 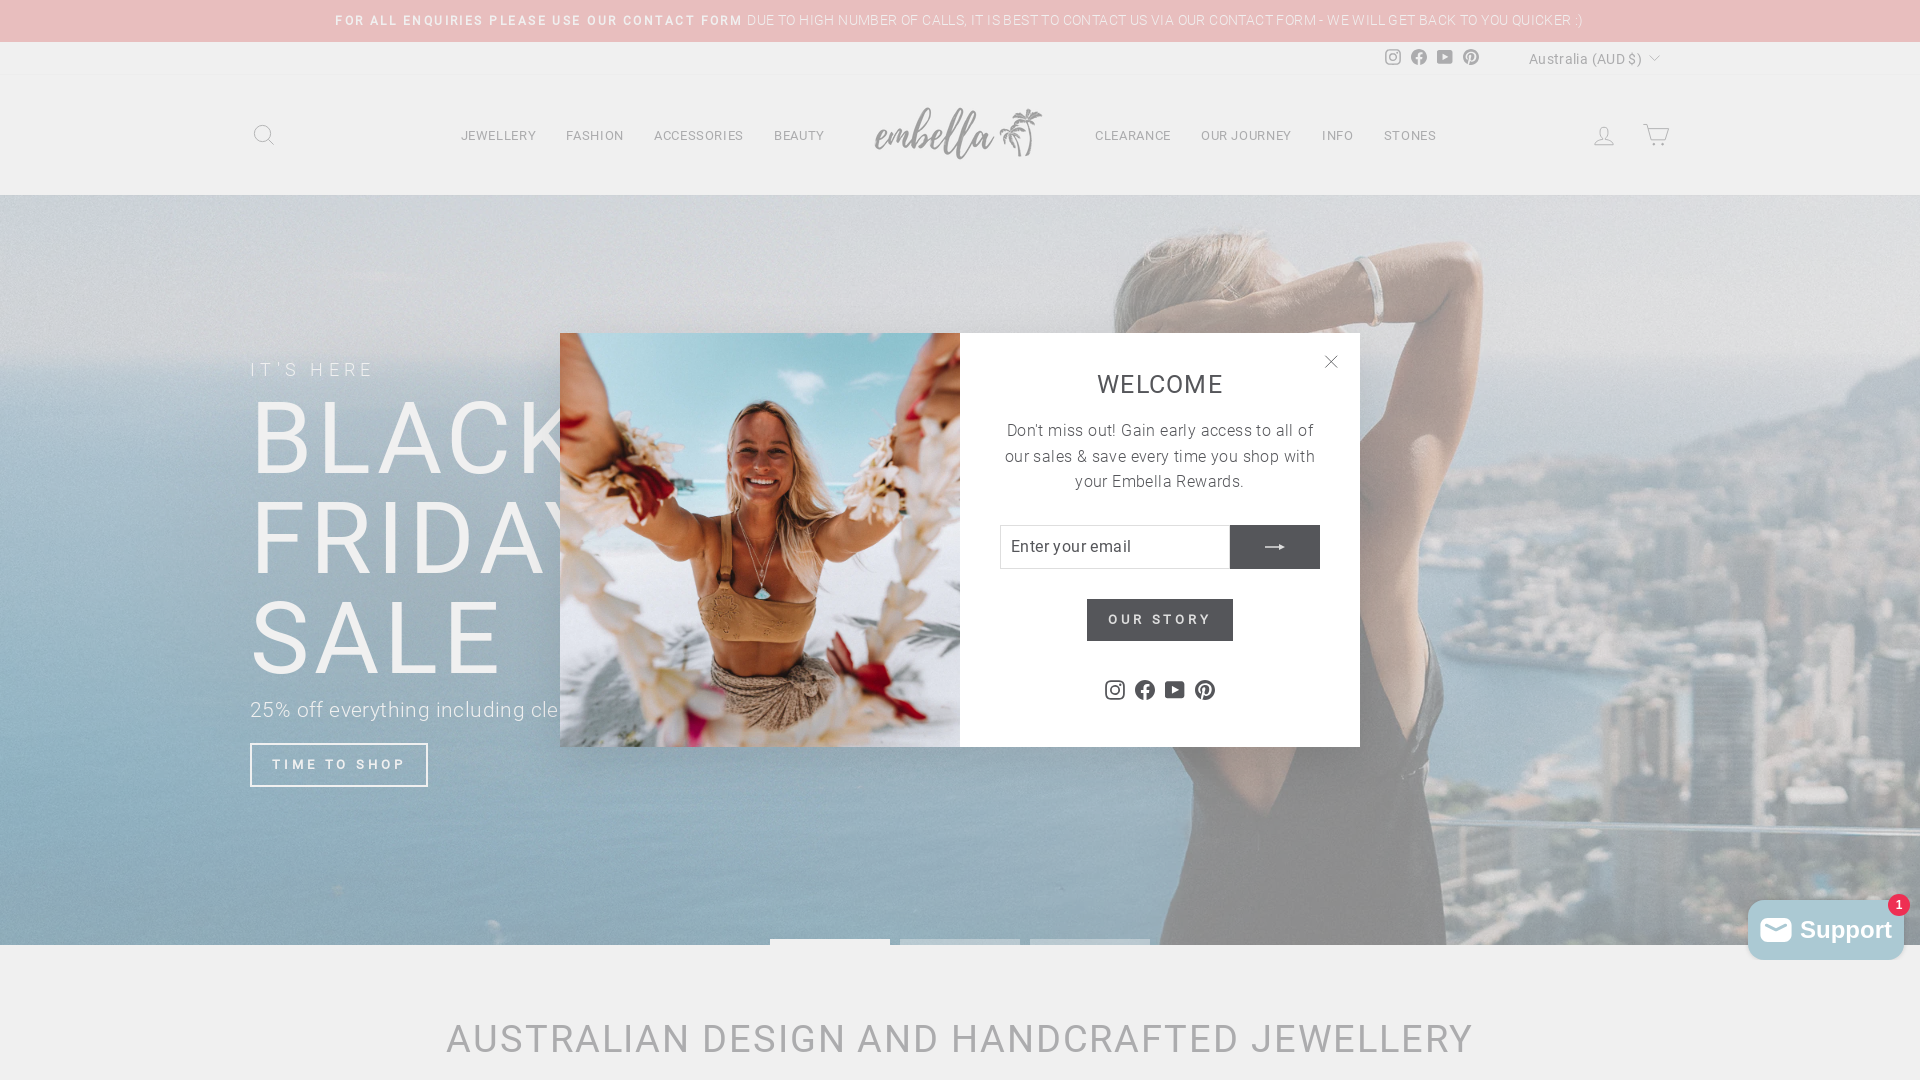 I want to click on 'Instagram', so click(x=1113, y=688).